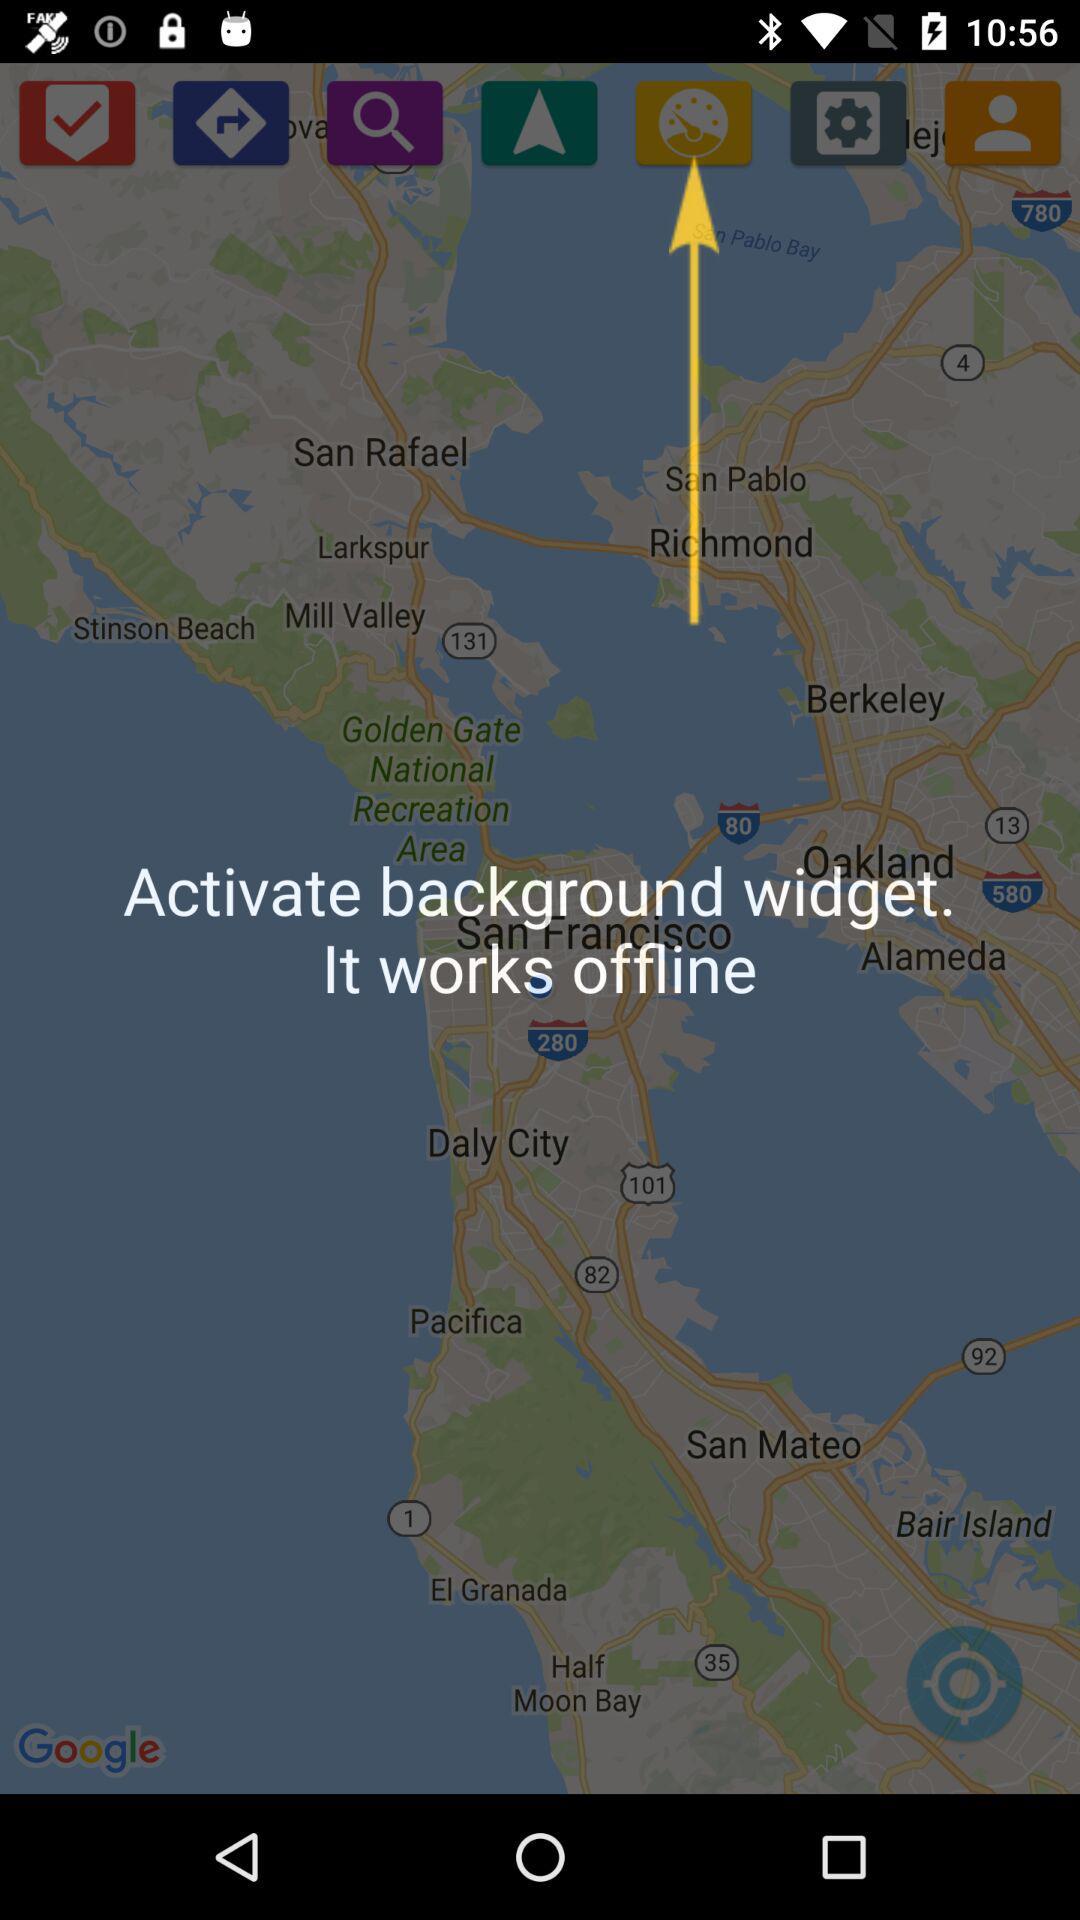 The width and height of the screenshot is (1080, 1920). Describe the element at coordinates (384, 121) in the screenshot. I see `the search icon` at that location.